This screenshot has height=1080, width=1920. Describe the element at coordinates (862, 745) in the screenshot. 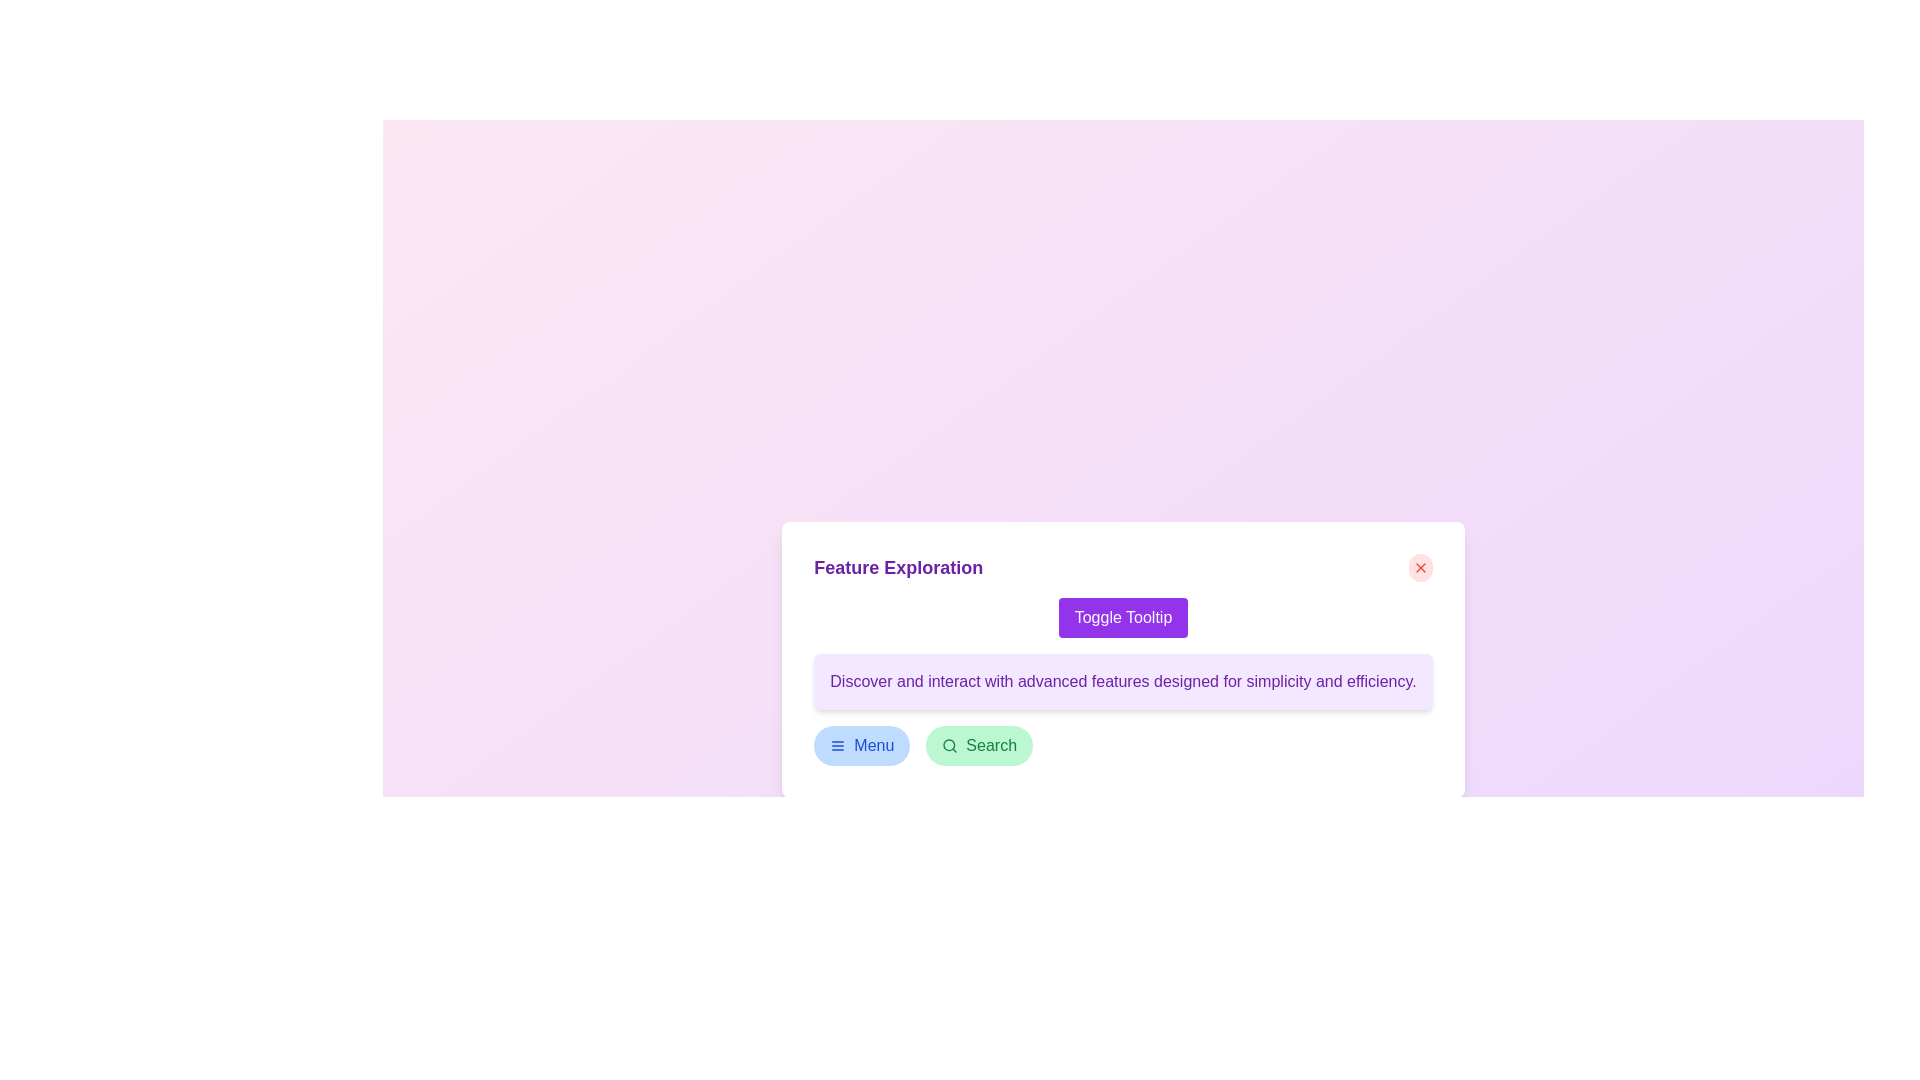

I see `the 'Menu' button with a light blue background and three horizontal lines icon` at that location.